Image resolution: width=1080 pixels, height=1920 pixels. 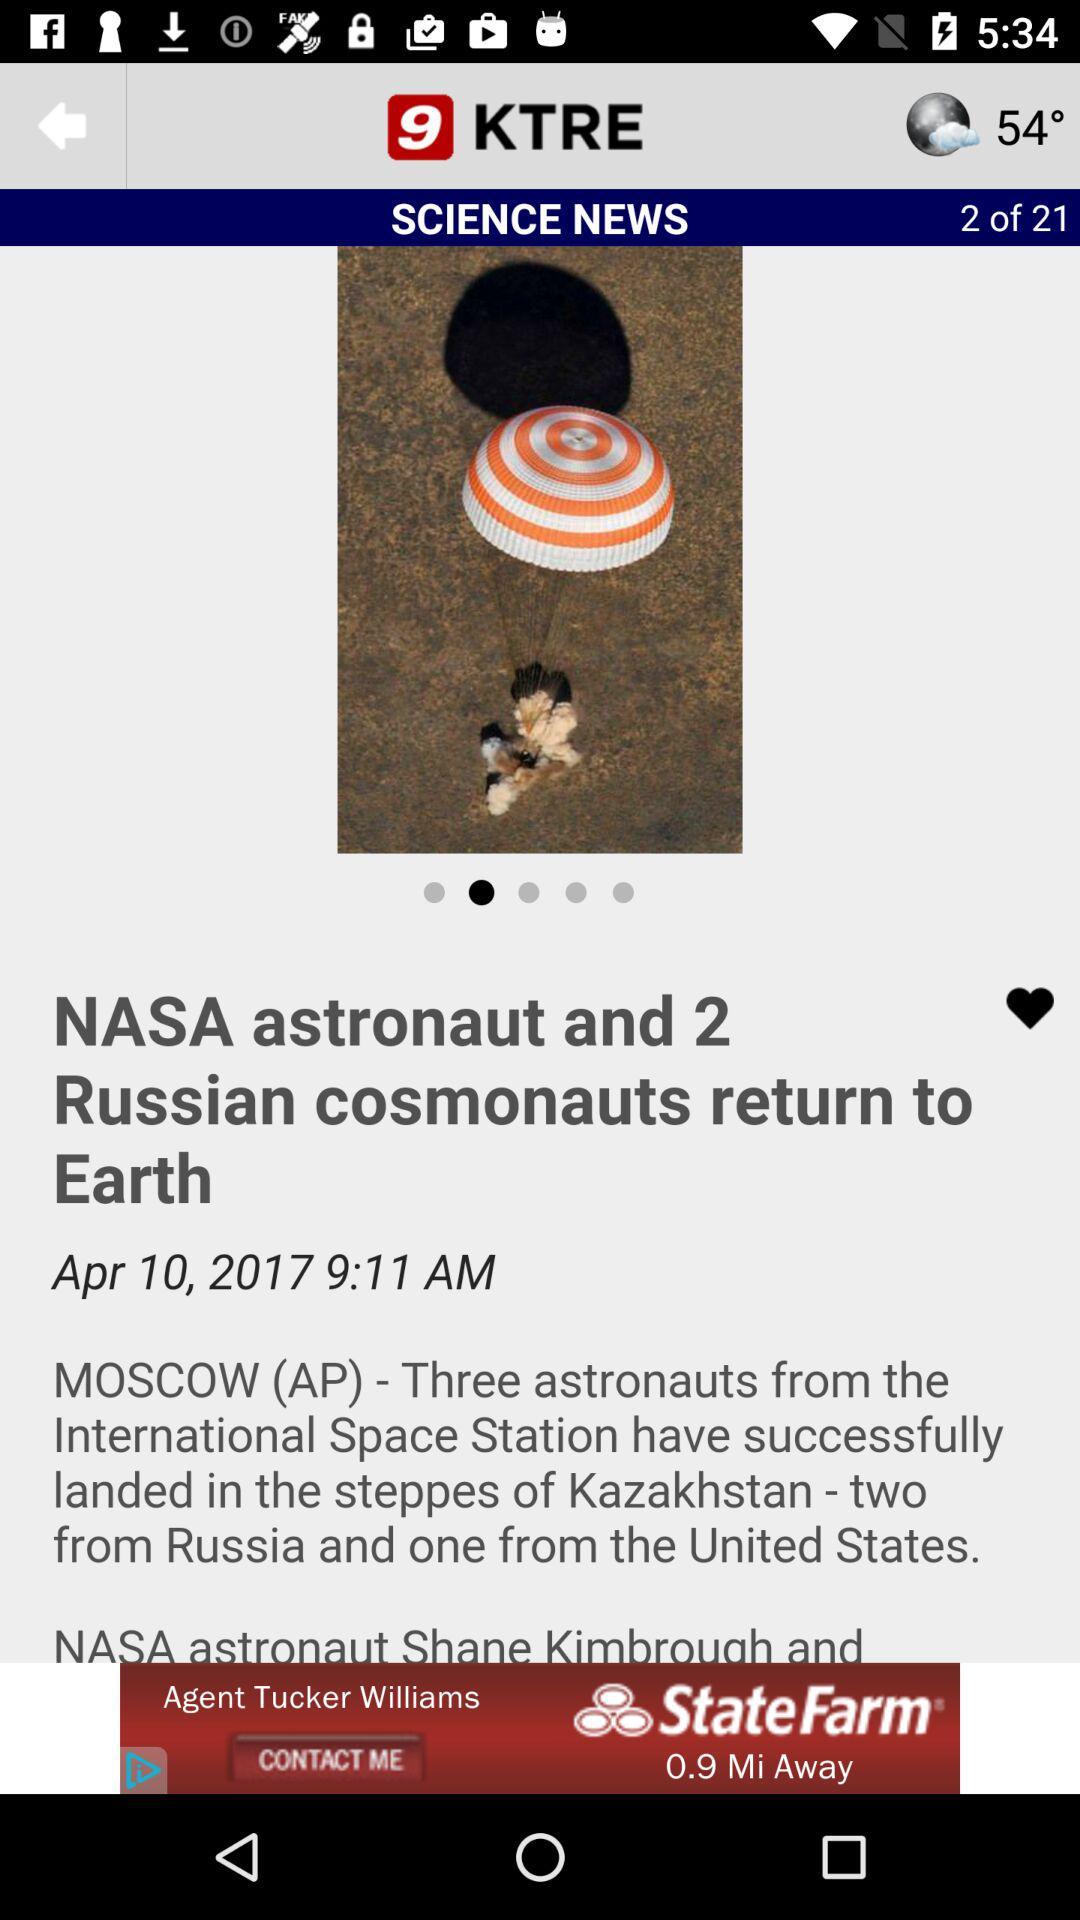 What do you see at coordinates (61, 124) in the screenshot?
I see `the arrow_backward icon` at bounding box center [61, 124].